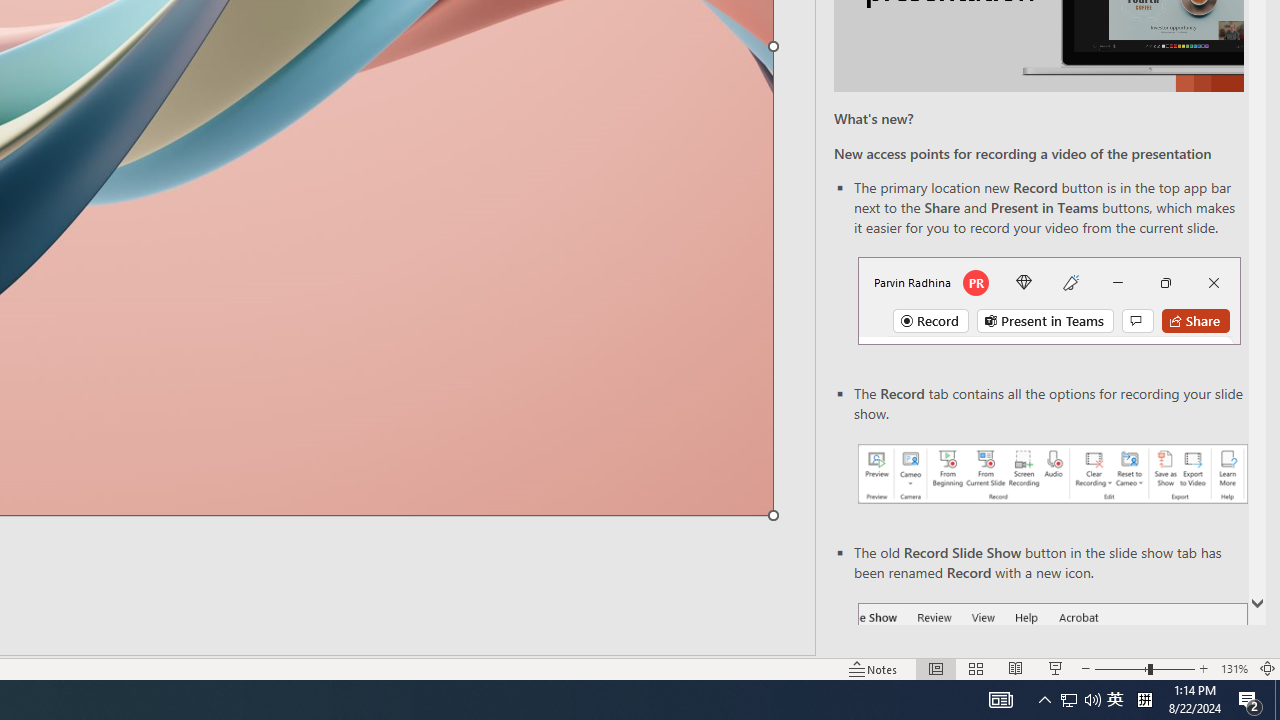 The image size is (1280, 720). I want to click on 'Normal', so click(935, 669).